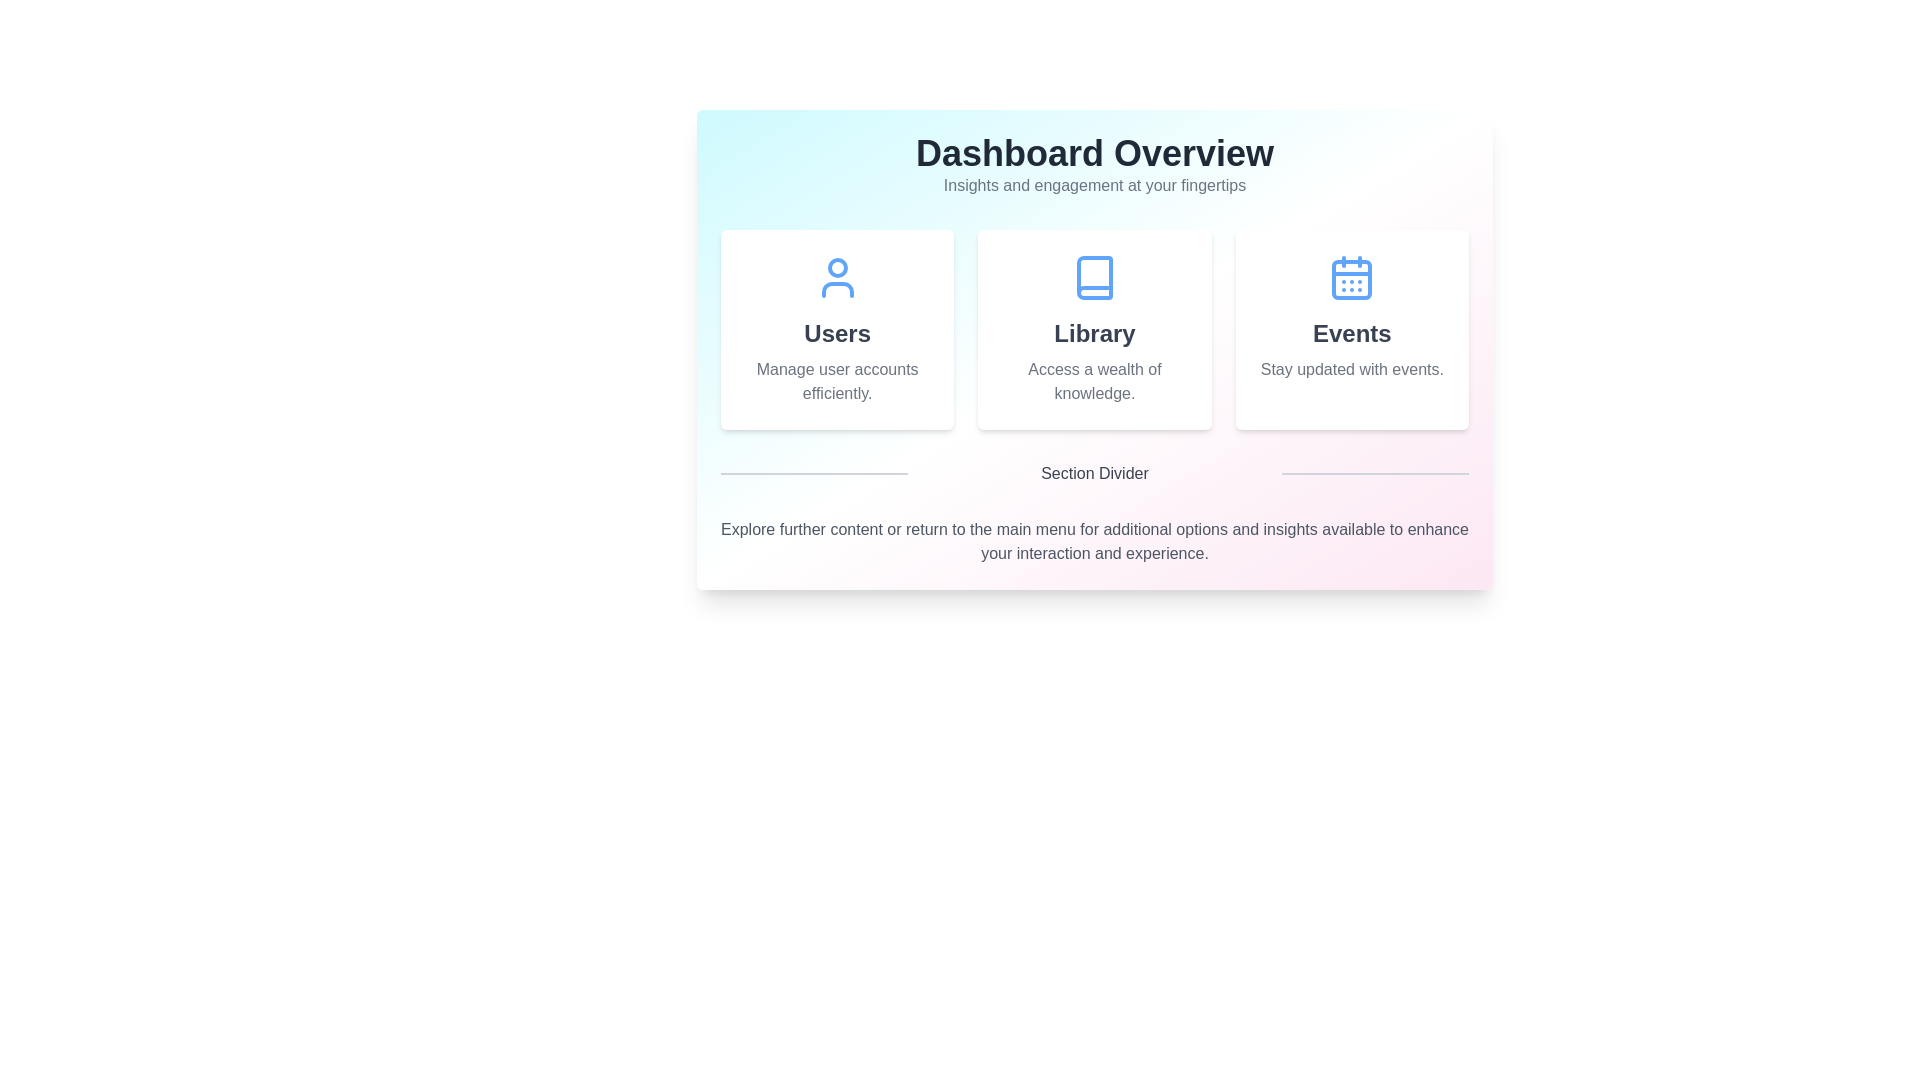 The width and height of the screenshot is (1920, 1080). I want to click on main title text label located at the top of the dashboard interface, which serves as an indication of the content and purpose of the display, so click(1093, 153).